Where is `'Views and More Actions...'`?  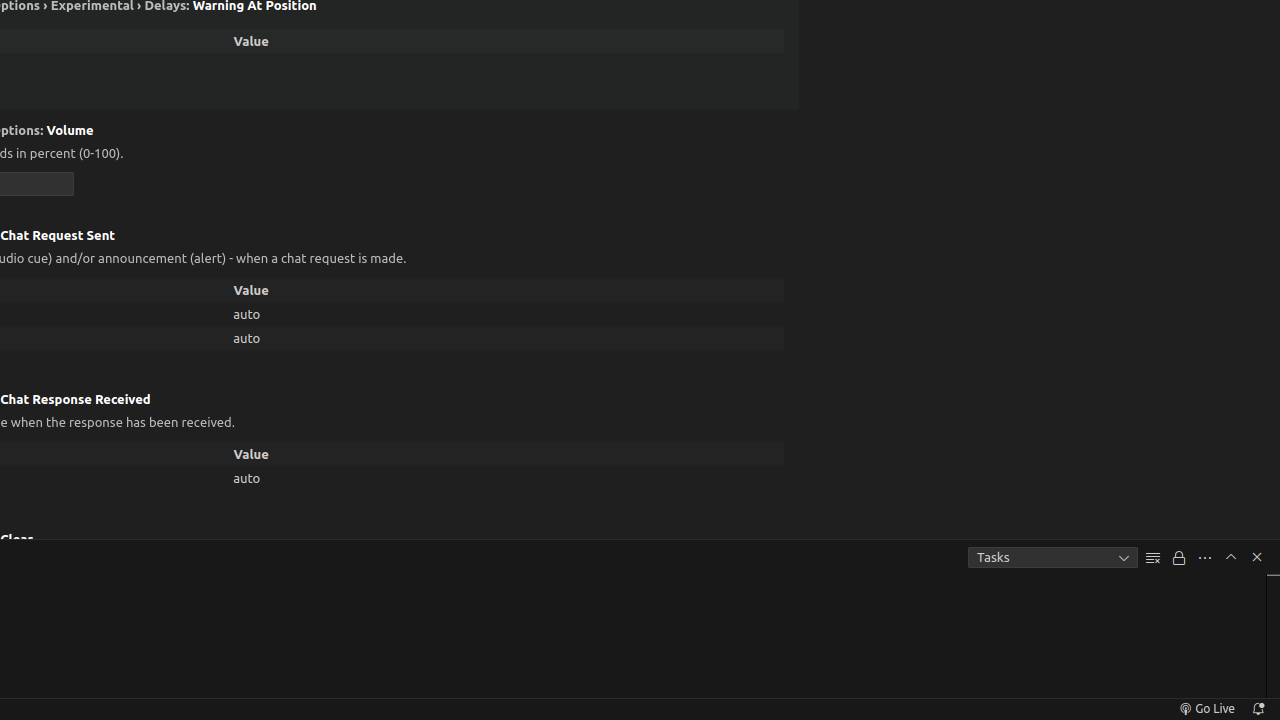 'Views and More Actions...' is located at coordinates (1203, 557).